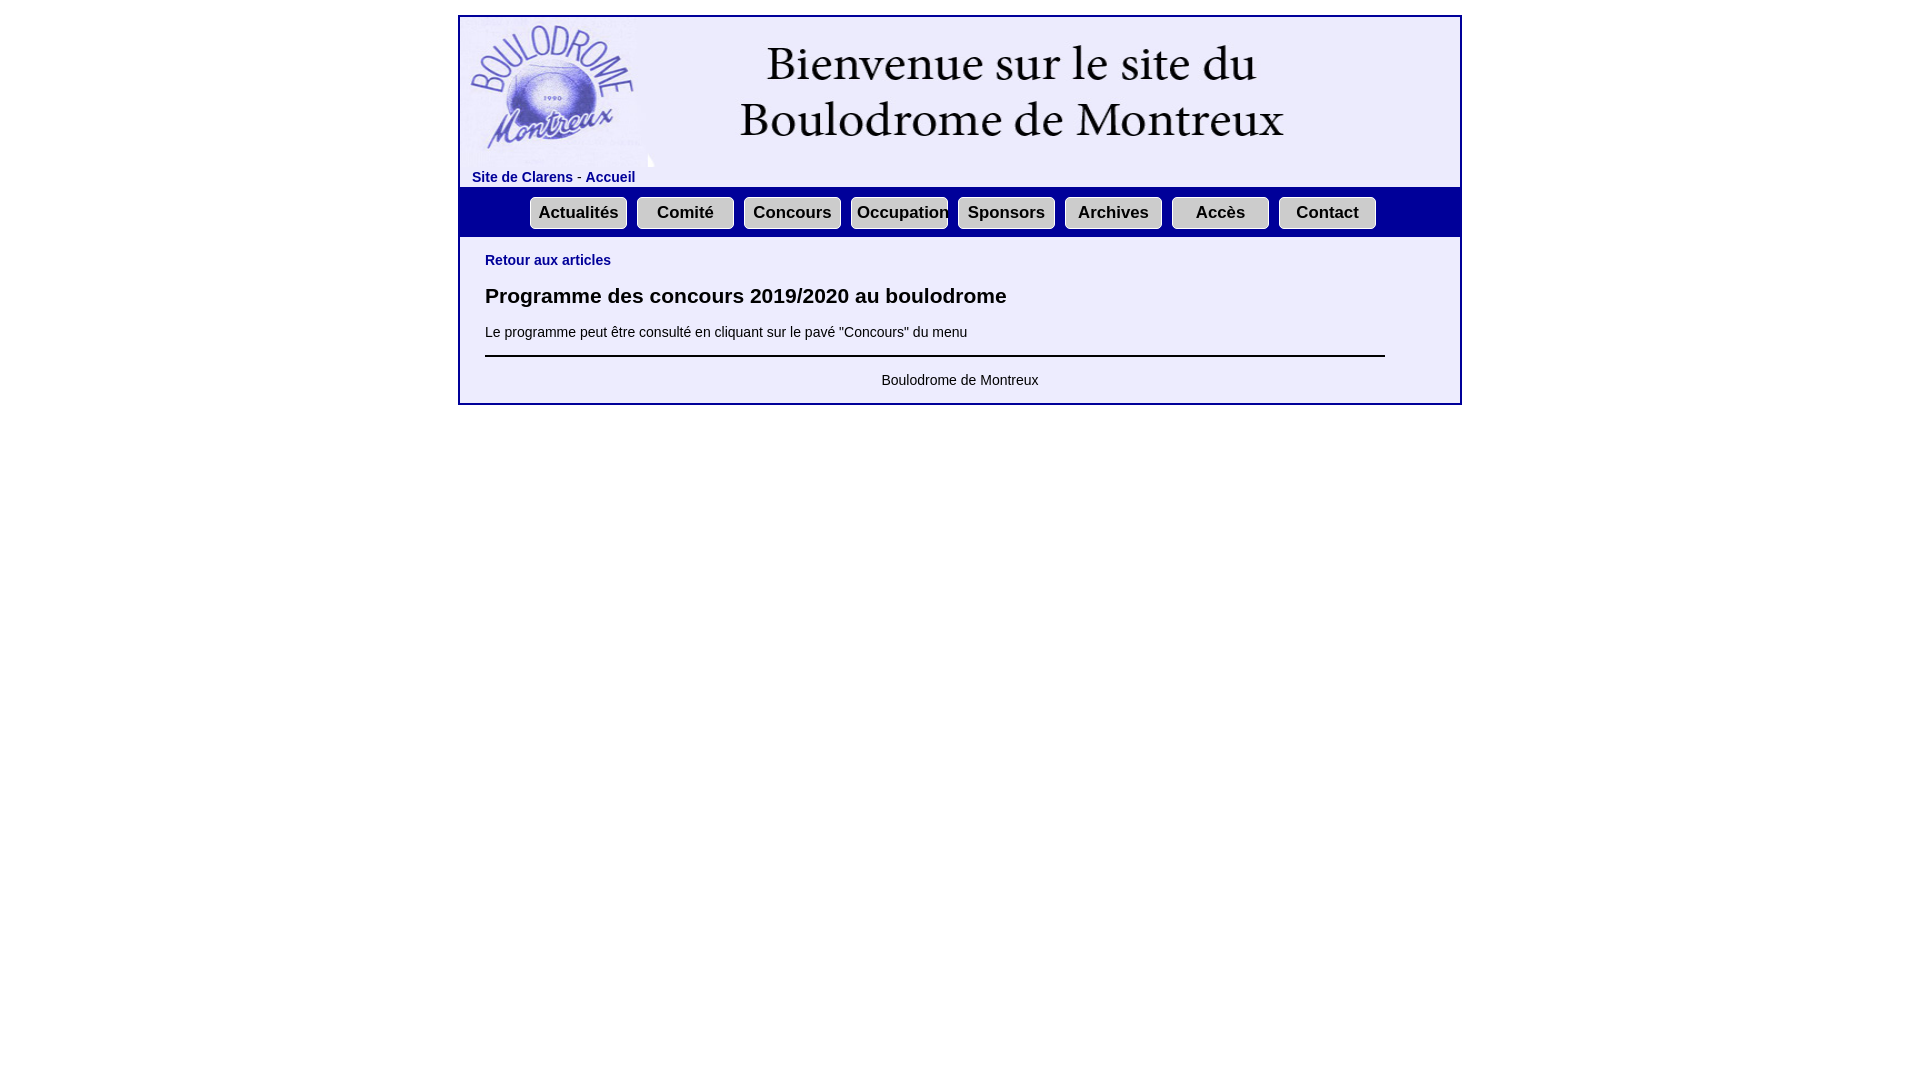 The width and height of the screenshot is (1920, 1080). I want to click on 'Retour aux articles', so click(484, 258).